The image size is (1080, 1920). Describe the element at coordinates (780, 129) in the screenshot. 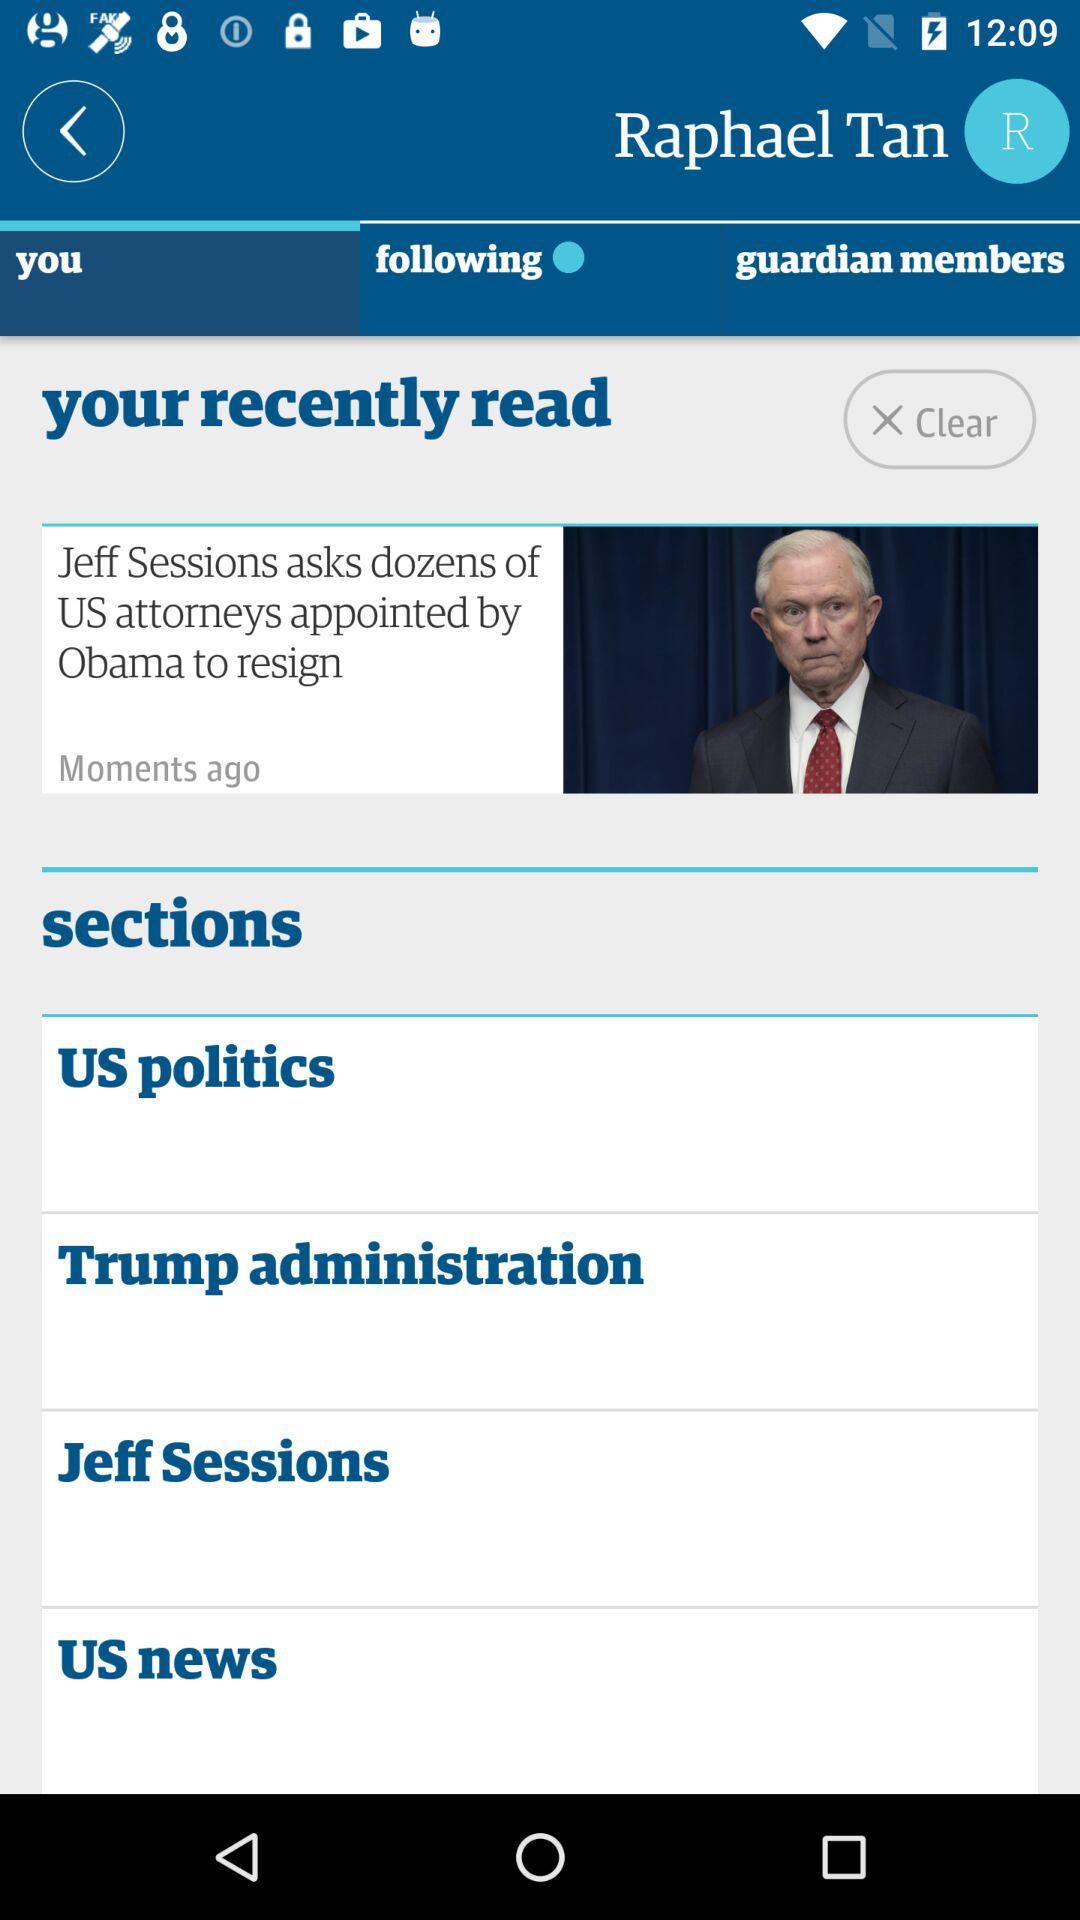

I see `the raphael tan icon` at that location.